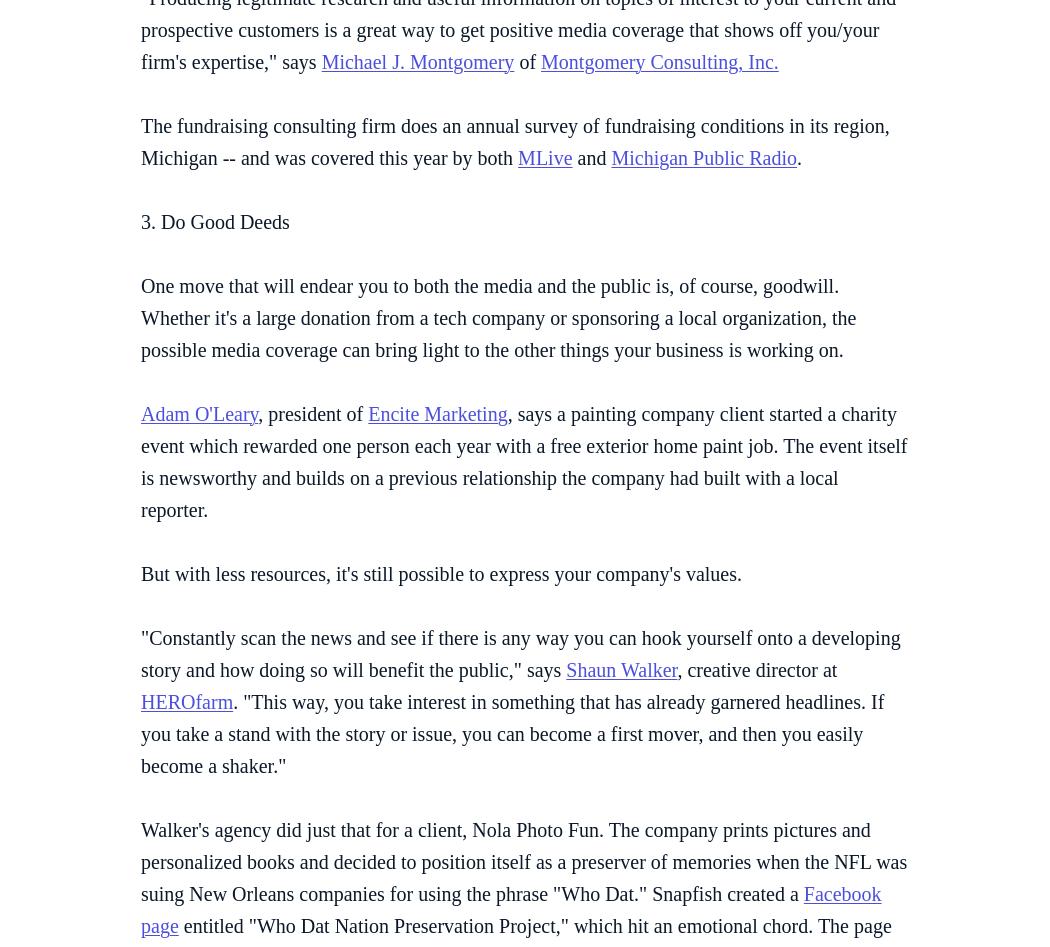 This screenshot has height=947, width=1050. Describe the element at coordinates (214, 221) in the screenshot. I see `'3. Do Good Deeds'` at that location.